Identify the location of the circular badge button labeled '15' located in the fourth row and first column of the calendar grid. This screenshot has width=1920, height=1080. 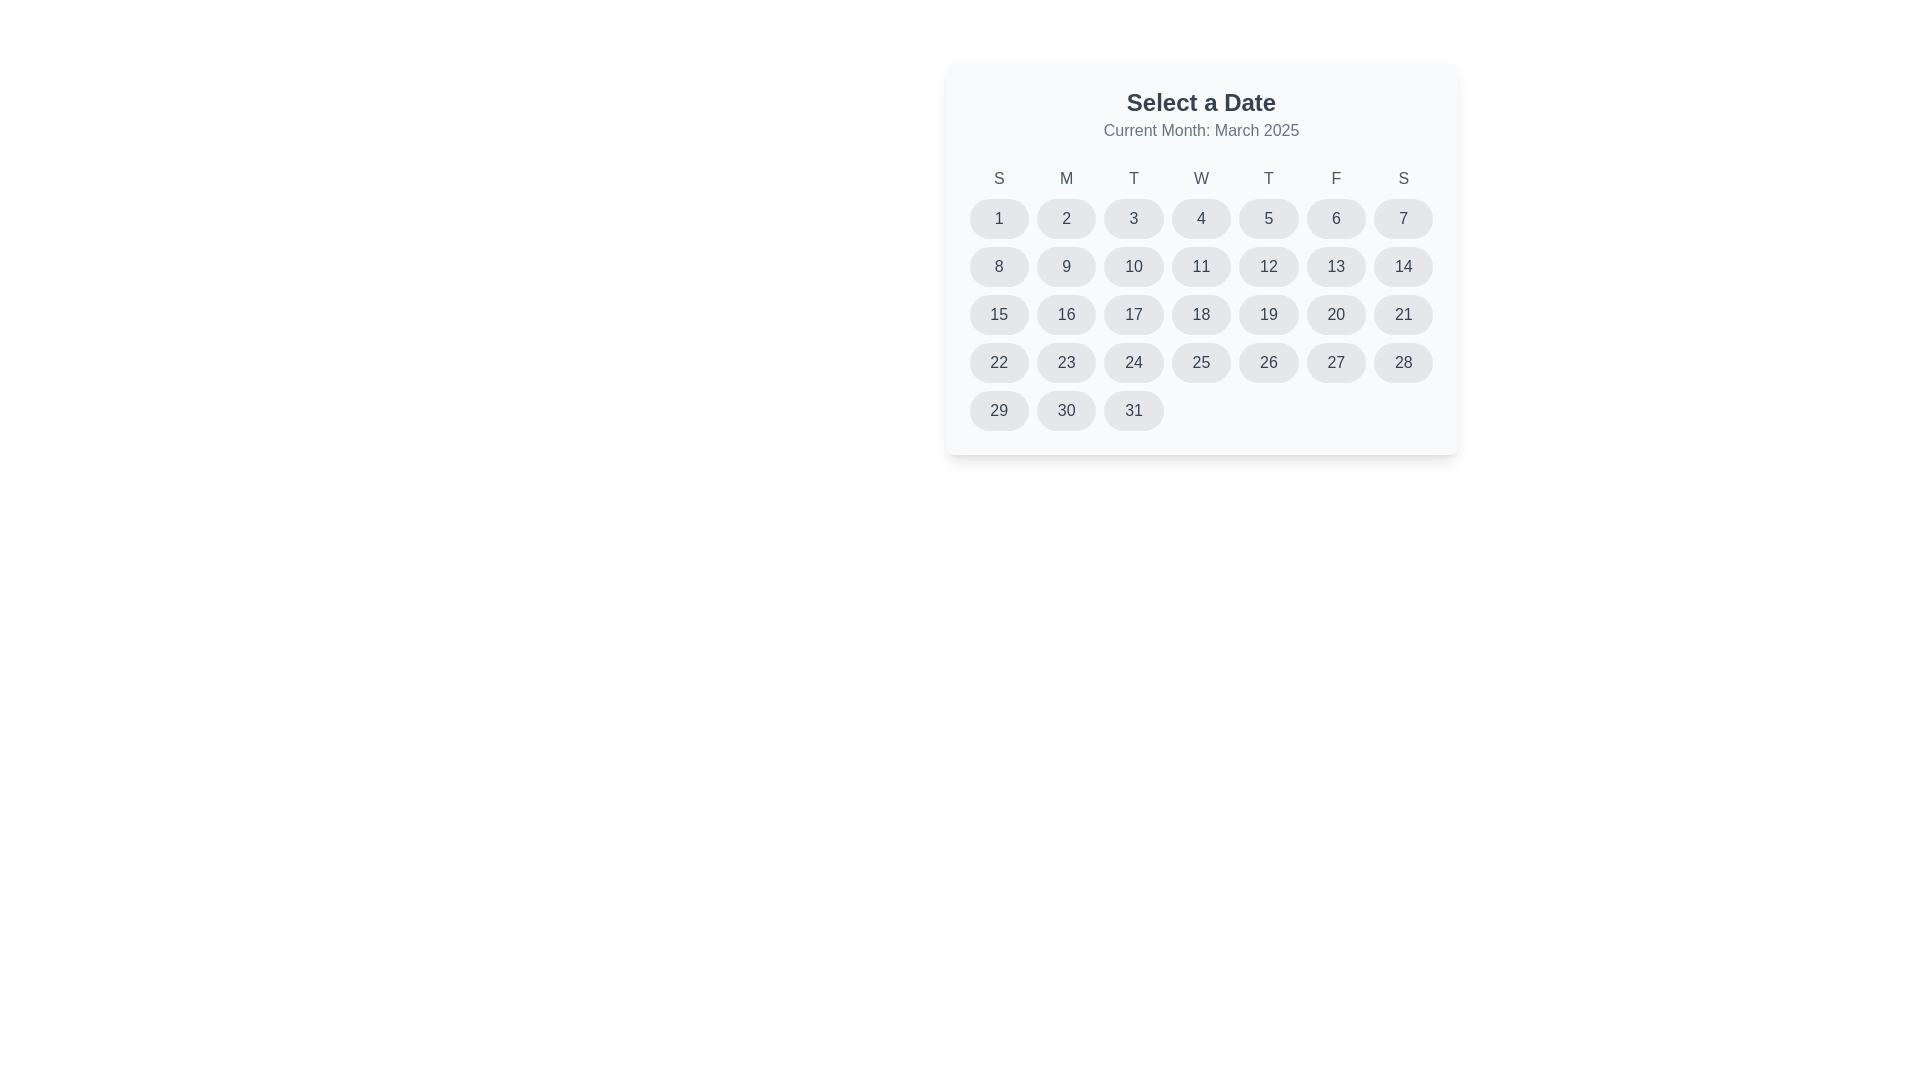
(999, 315).